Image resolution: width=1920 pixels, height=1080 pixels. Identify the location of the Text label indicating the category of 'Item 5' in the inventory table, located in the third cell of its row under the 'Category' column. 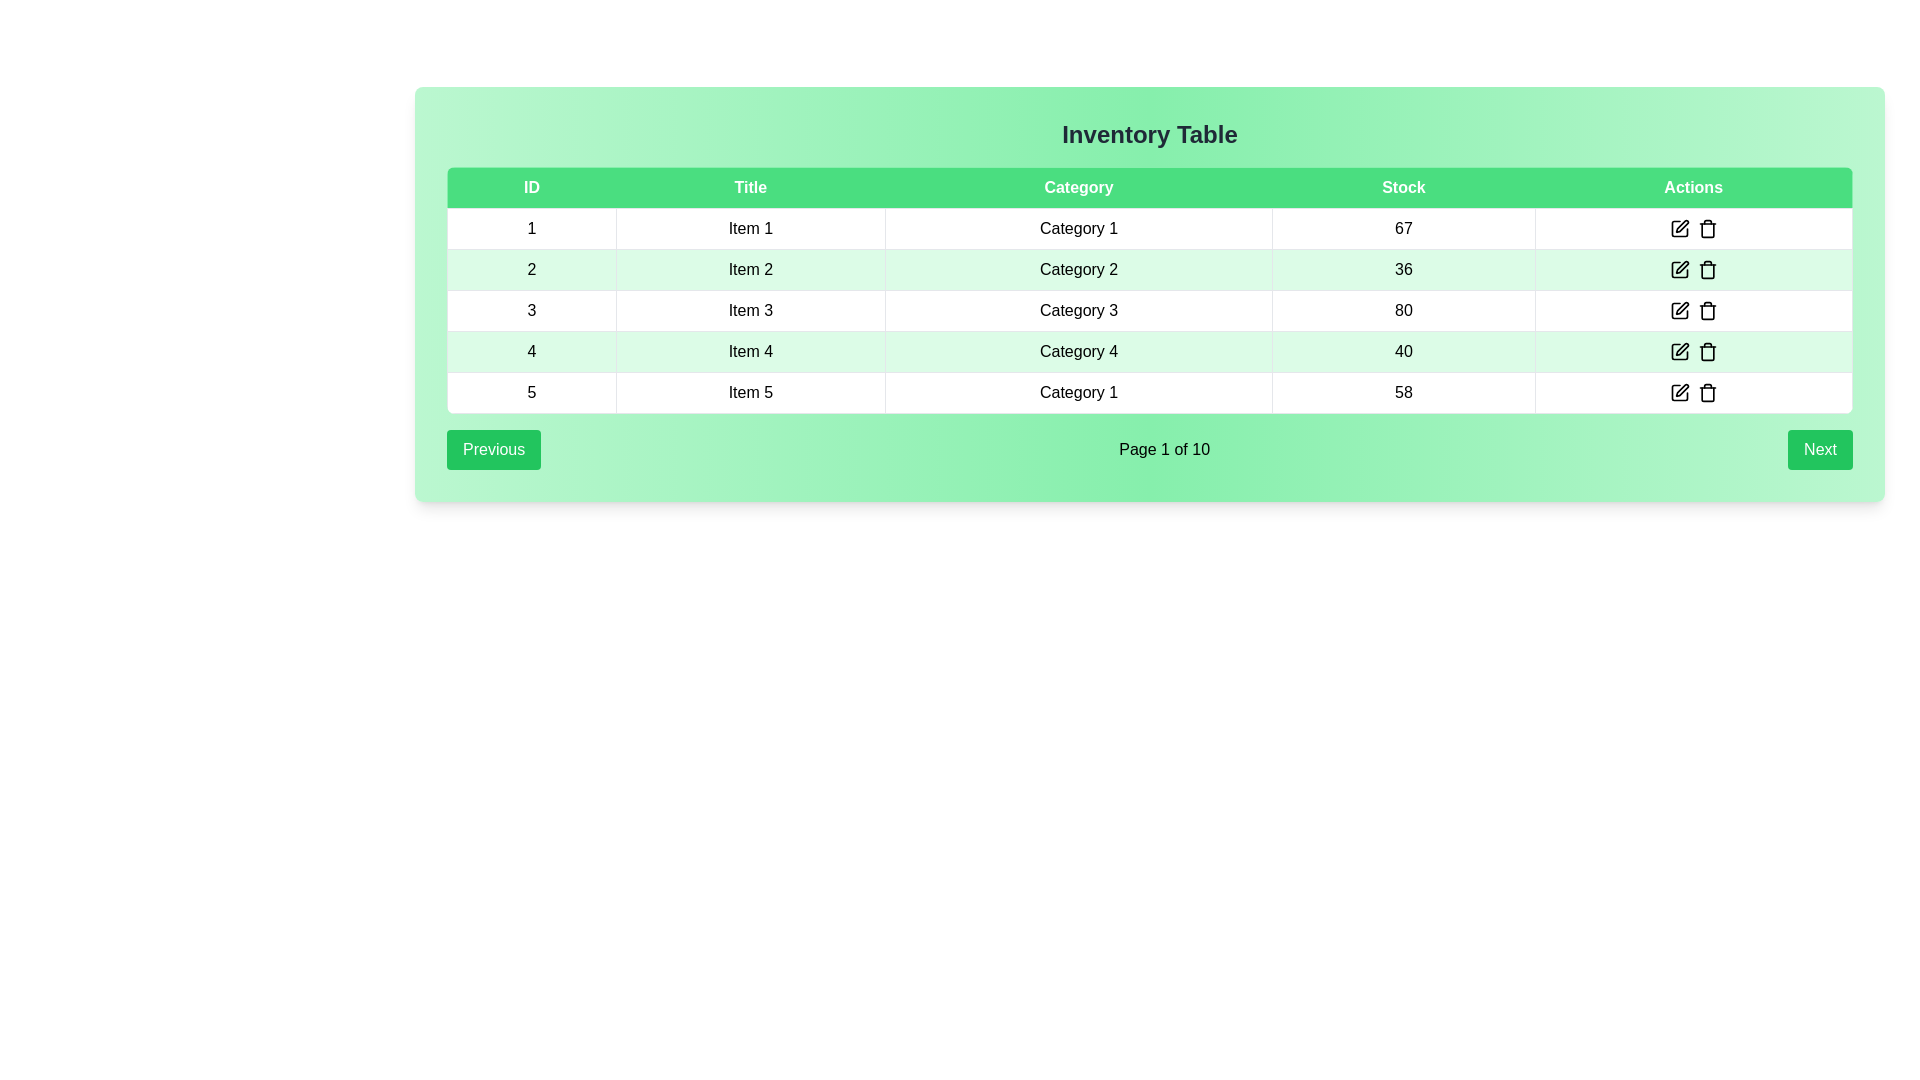
(1078, 393).